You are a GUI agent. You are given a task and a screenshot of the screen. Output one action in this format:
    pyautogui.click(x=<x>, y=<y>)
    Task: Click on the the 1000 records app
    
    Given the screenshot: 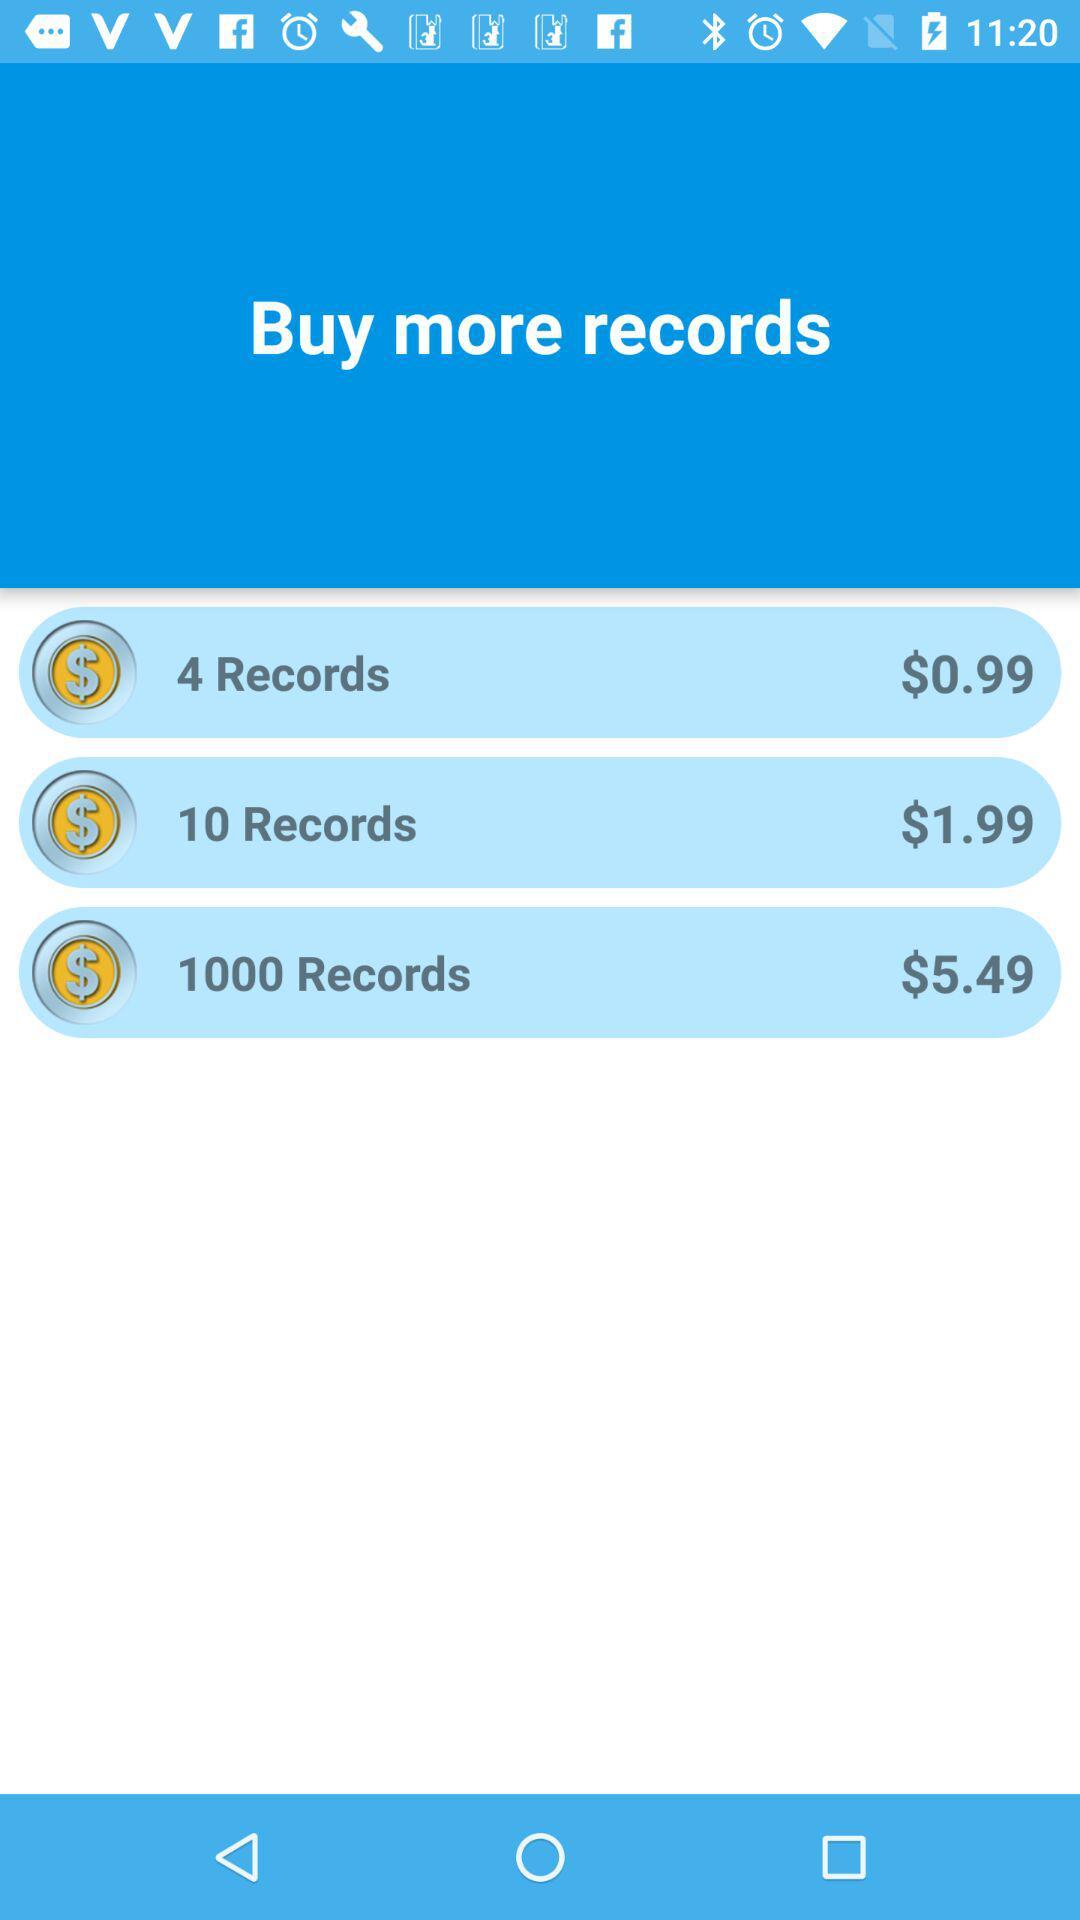 What is the action you would take?
    pyautogui.click(x=510, y=972)
    